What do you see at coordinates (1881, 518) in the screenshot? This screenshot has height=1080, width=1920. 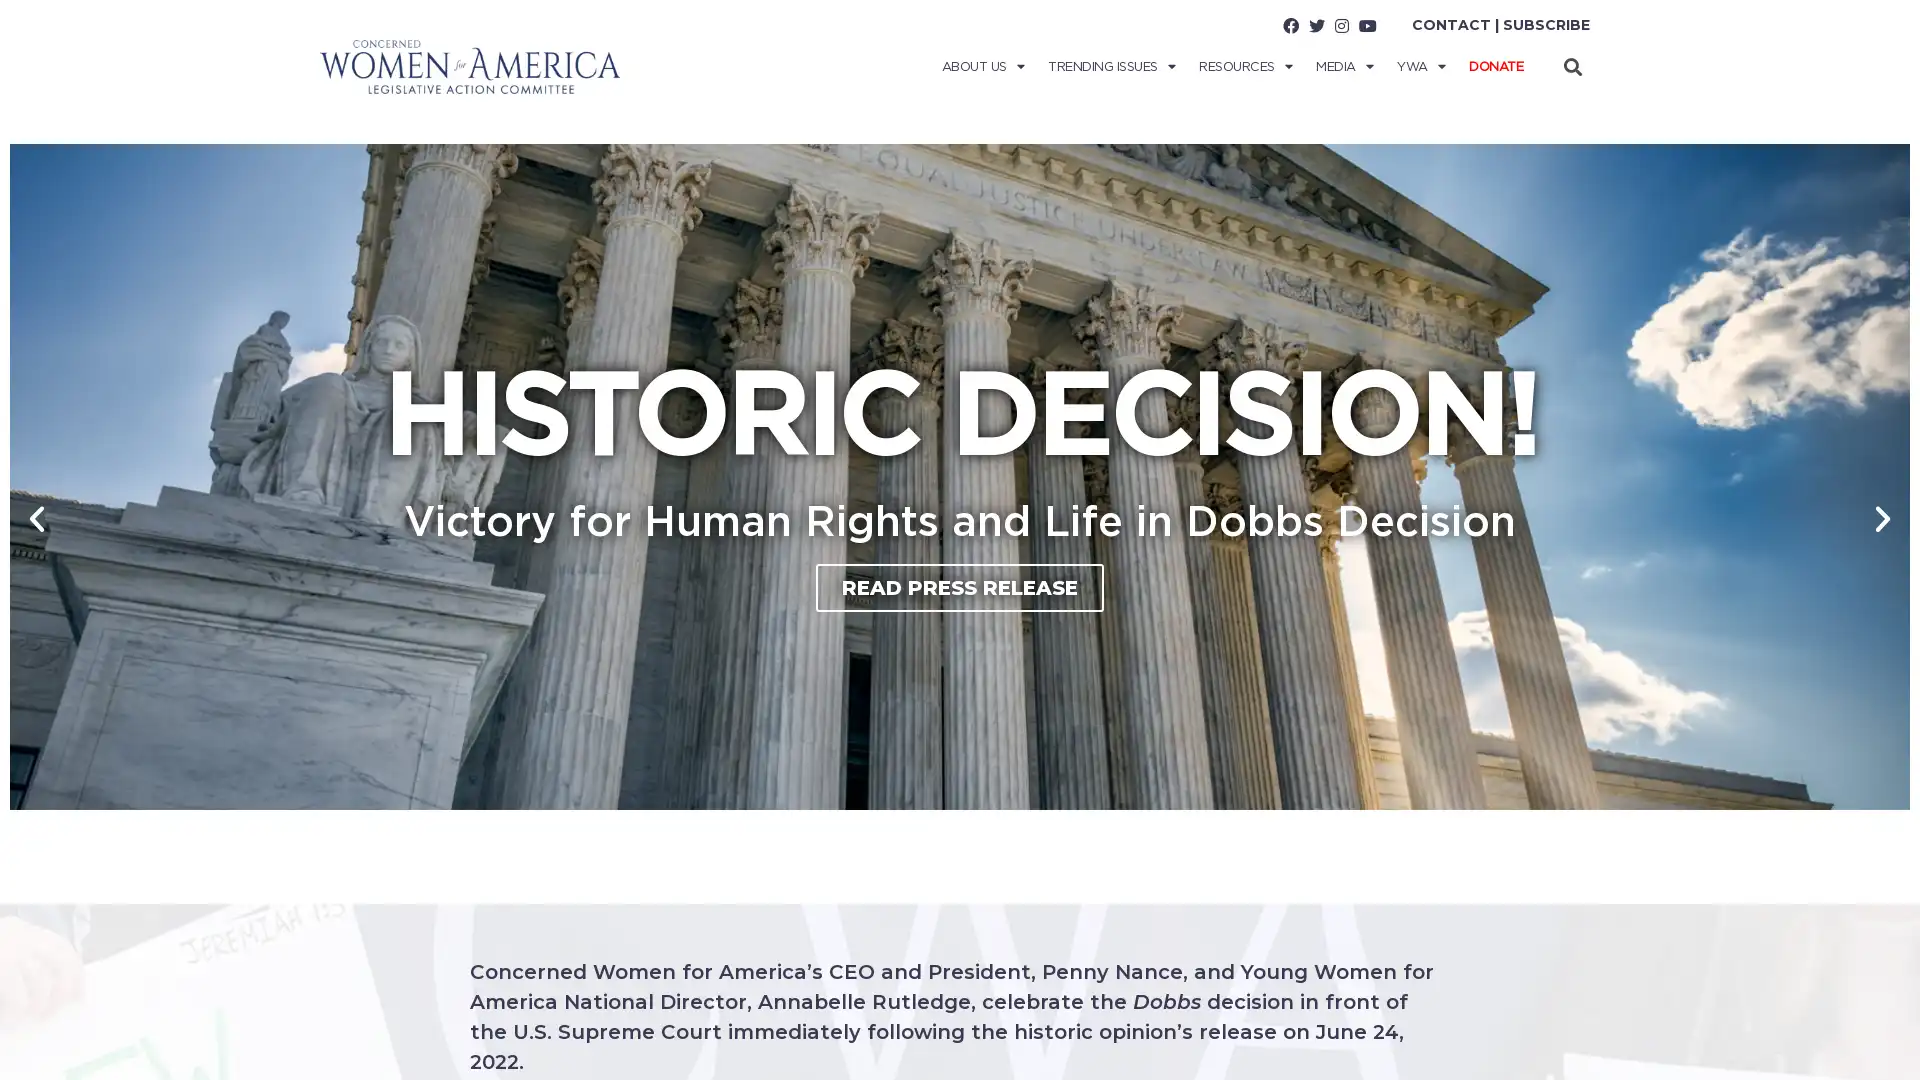 I see `Next slide` at bounding box center [1881, 518].